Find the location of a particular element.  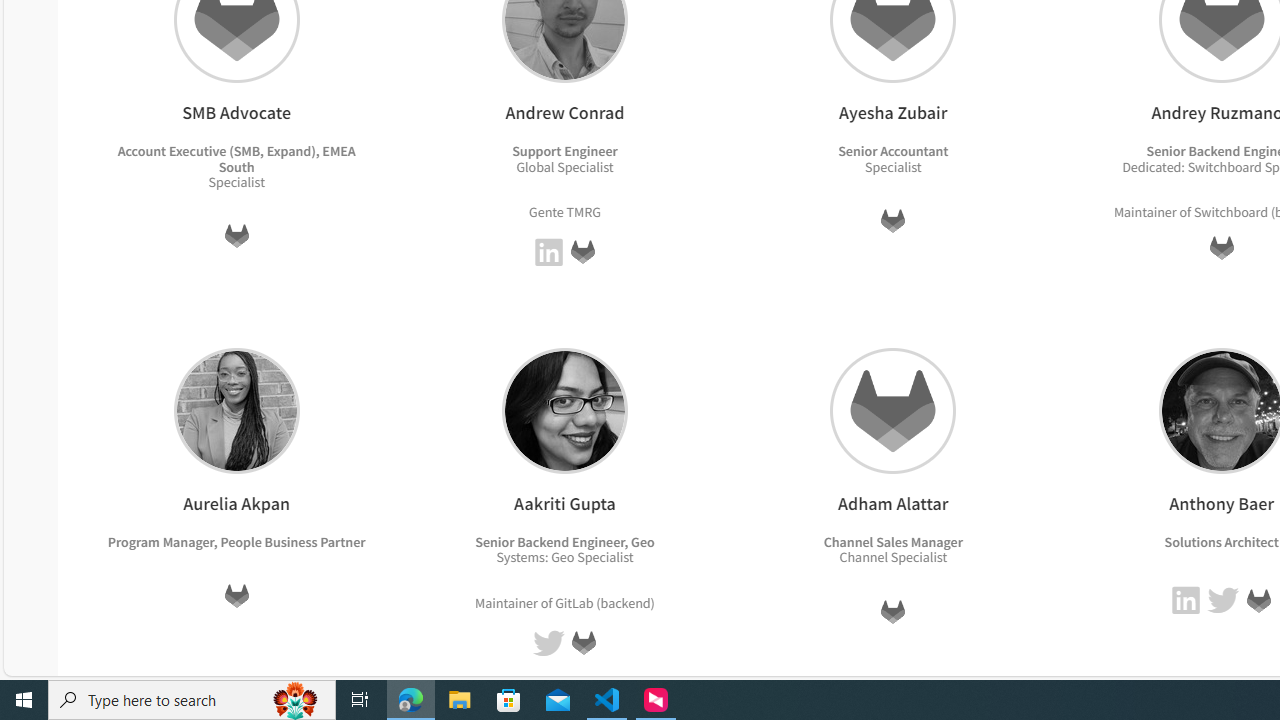

'Senior Backend Engineer, Geo' is located at coordinates (564, 541).